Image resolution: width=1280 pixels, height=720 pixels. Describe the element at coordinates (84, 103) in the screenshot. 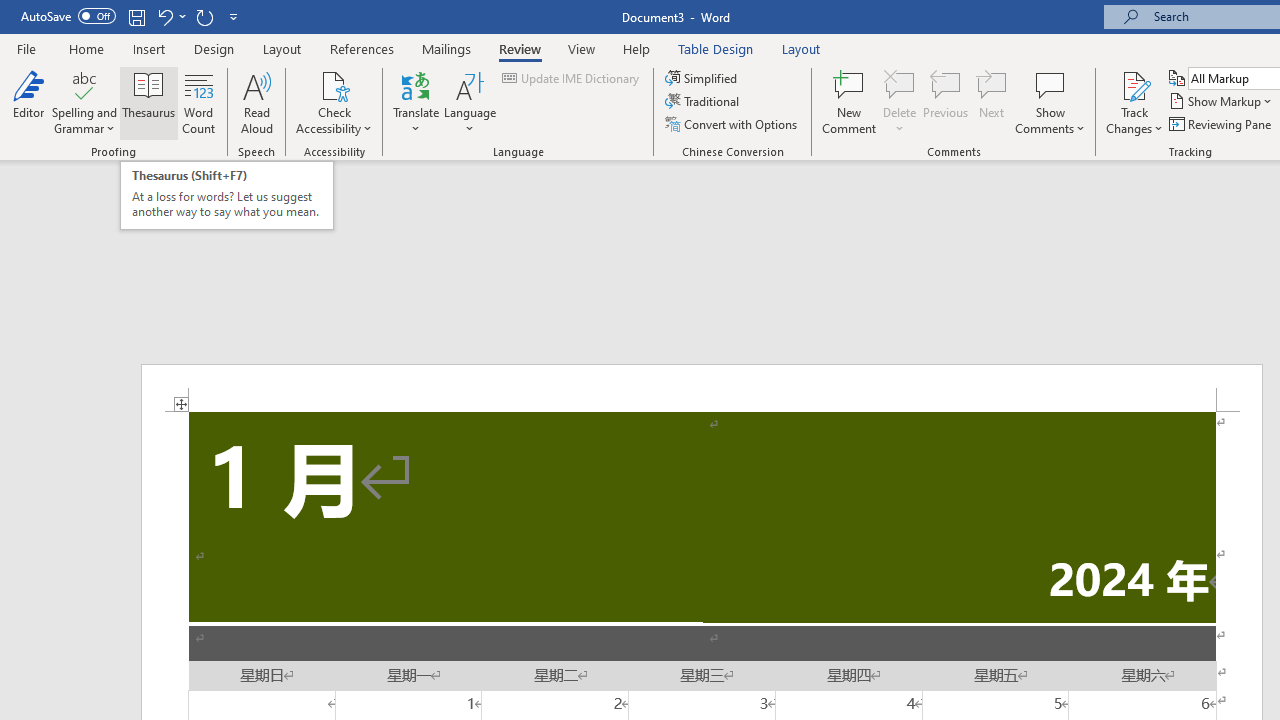

I see `'Spelling and Grammar'` at that location.